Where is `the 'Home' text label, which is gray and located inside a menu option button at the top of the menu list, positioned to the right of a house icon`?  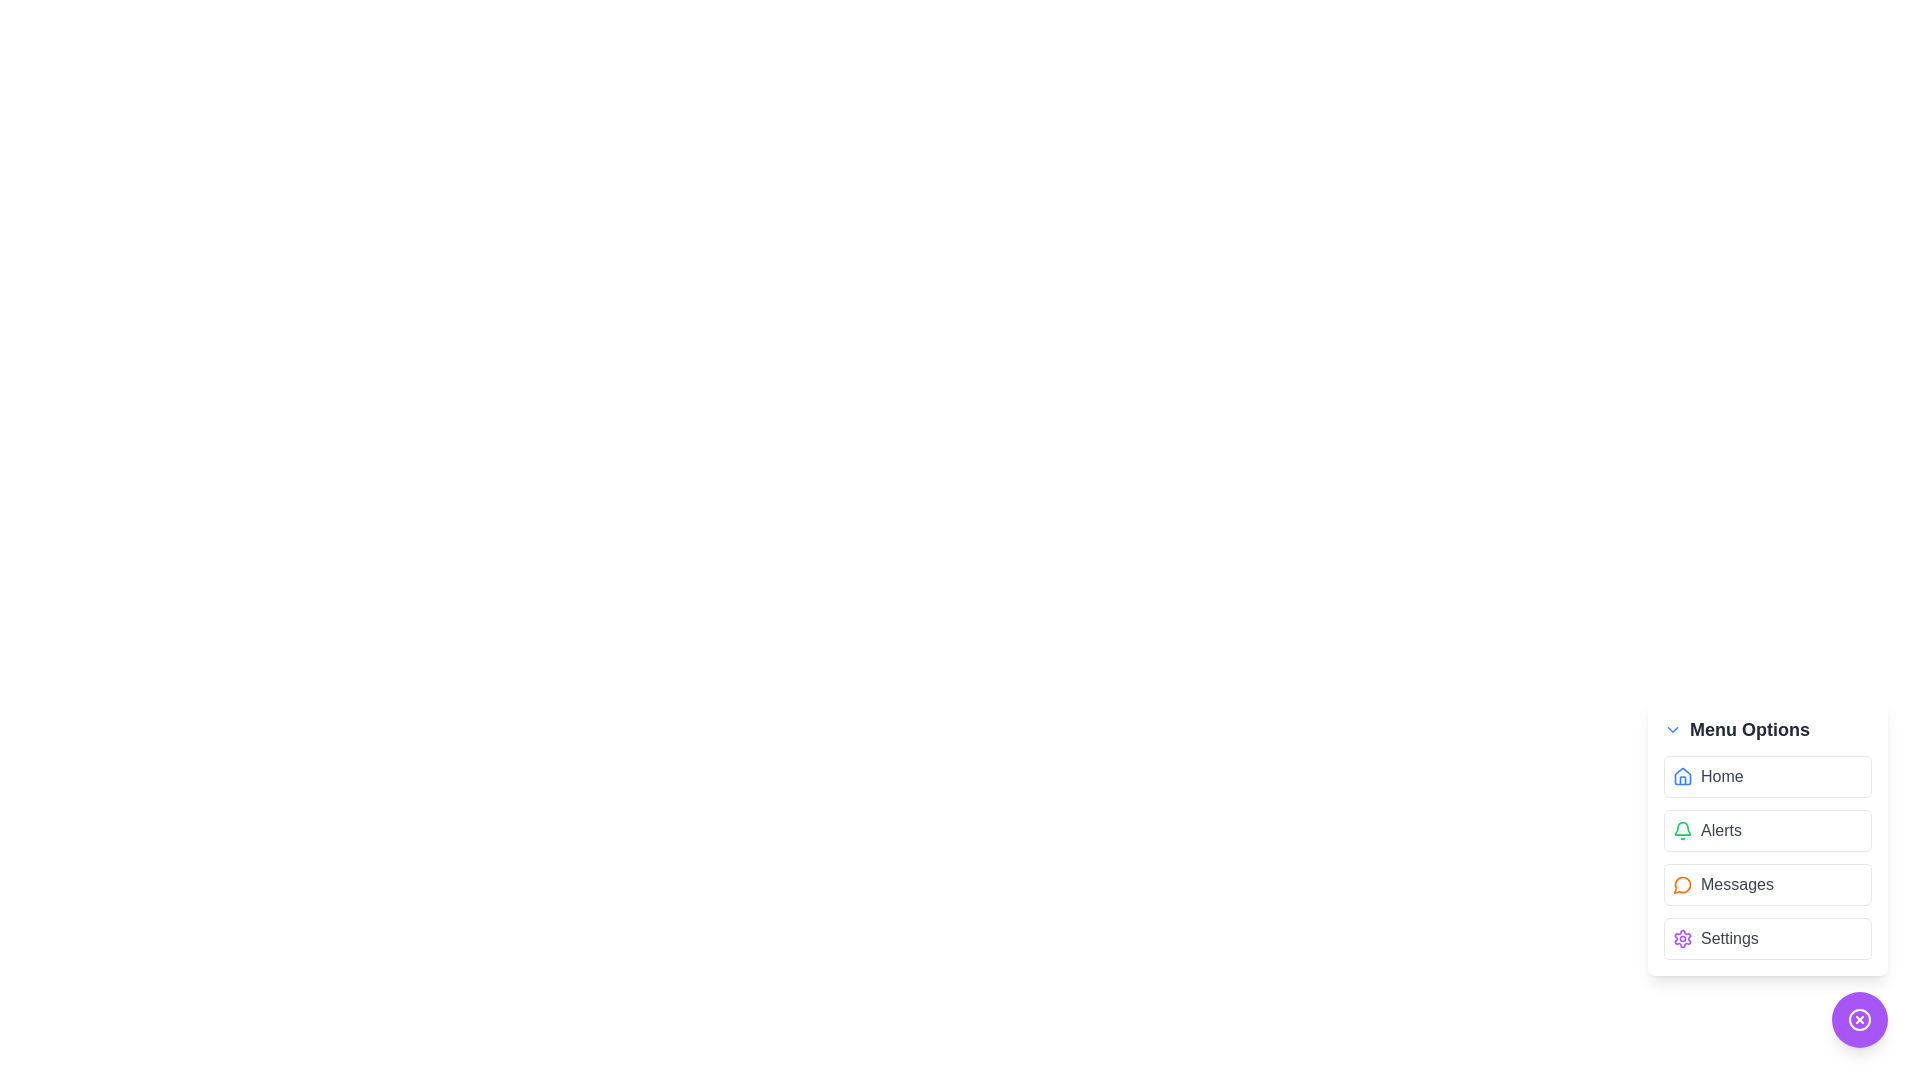
the 'Home' text label, which is gray and located inside a menu option button at the top of the menu list, positioned to the right of a house icon is located at coordinates (1721, 775).